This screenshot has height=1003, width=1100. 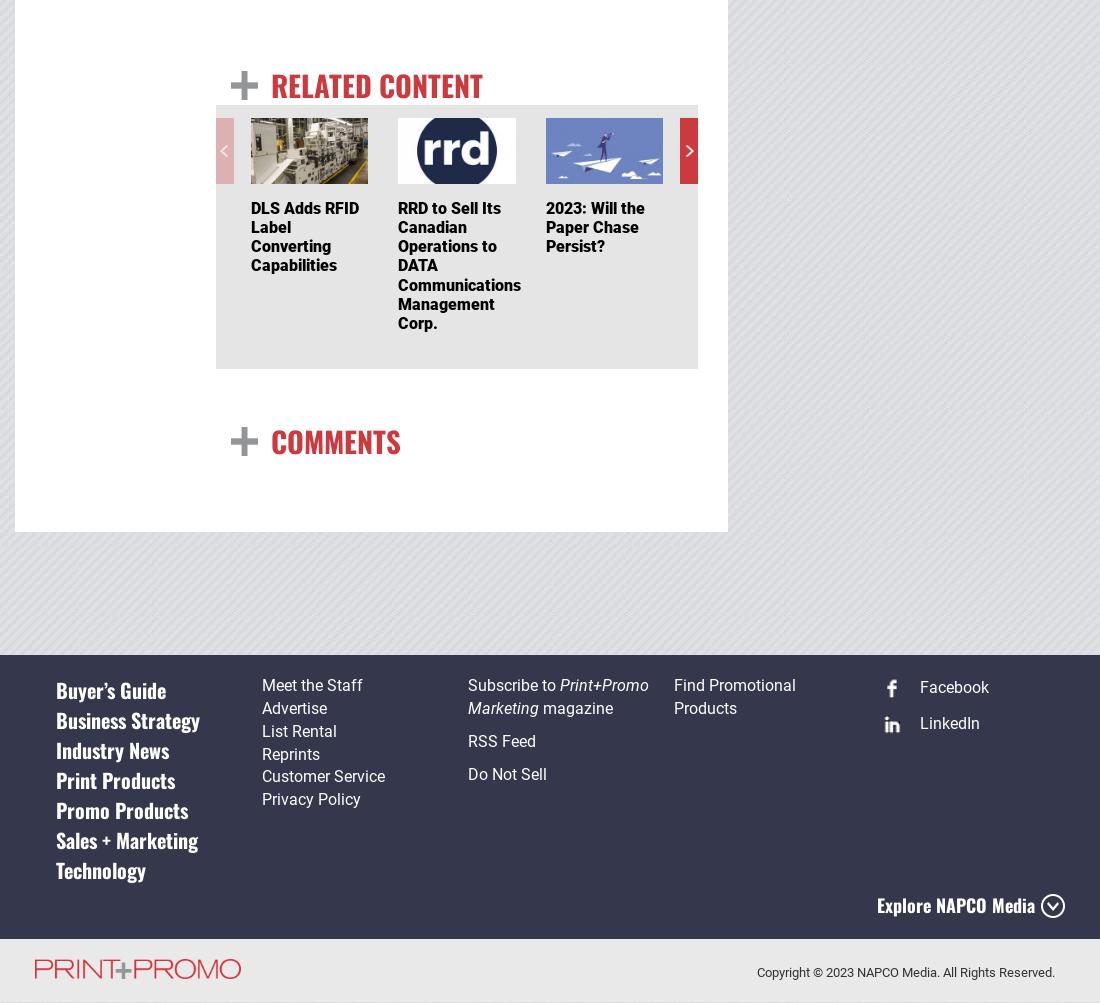 What do you see at coordinates (321, 775) in the screenshot?
I see `'Customer Service'` at bounding box center [321, 775].